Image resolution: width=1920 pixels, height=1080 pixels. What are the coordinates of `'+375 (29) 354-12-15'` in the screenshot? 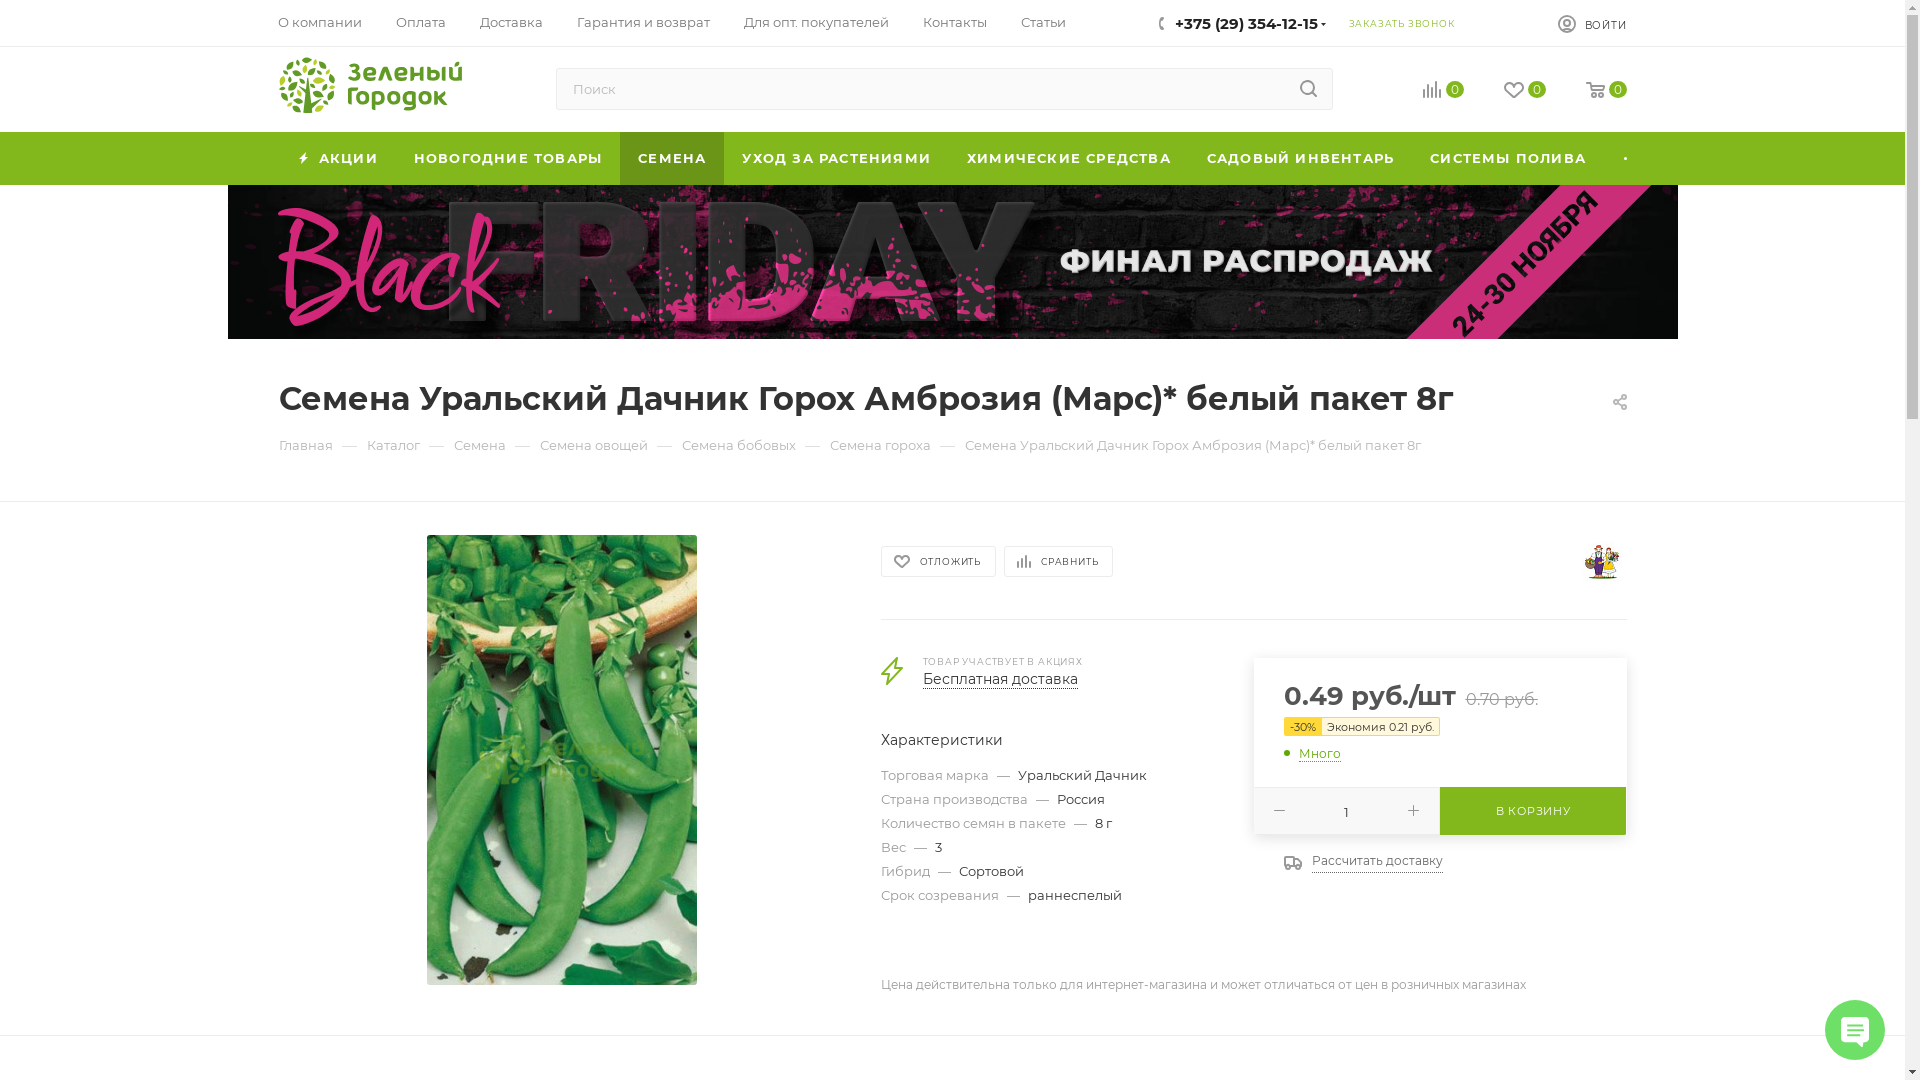 It's located at (1244, 23).